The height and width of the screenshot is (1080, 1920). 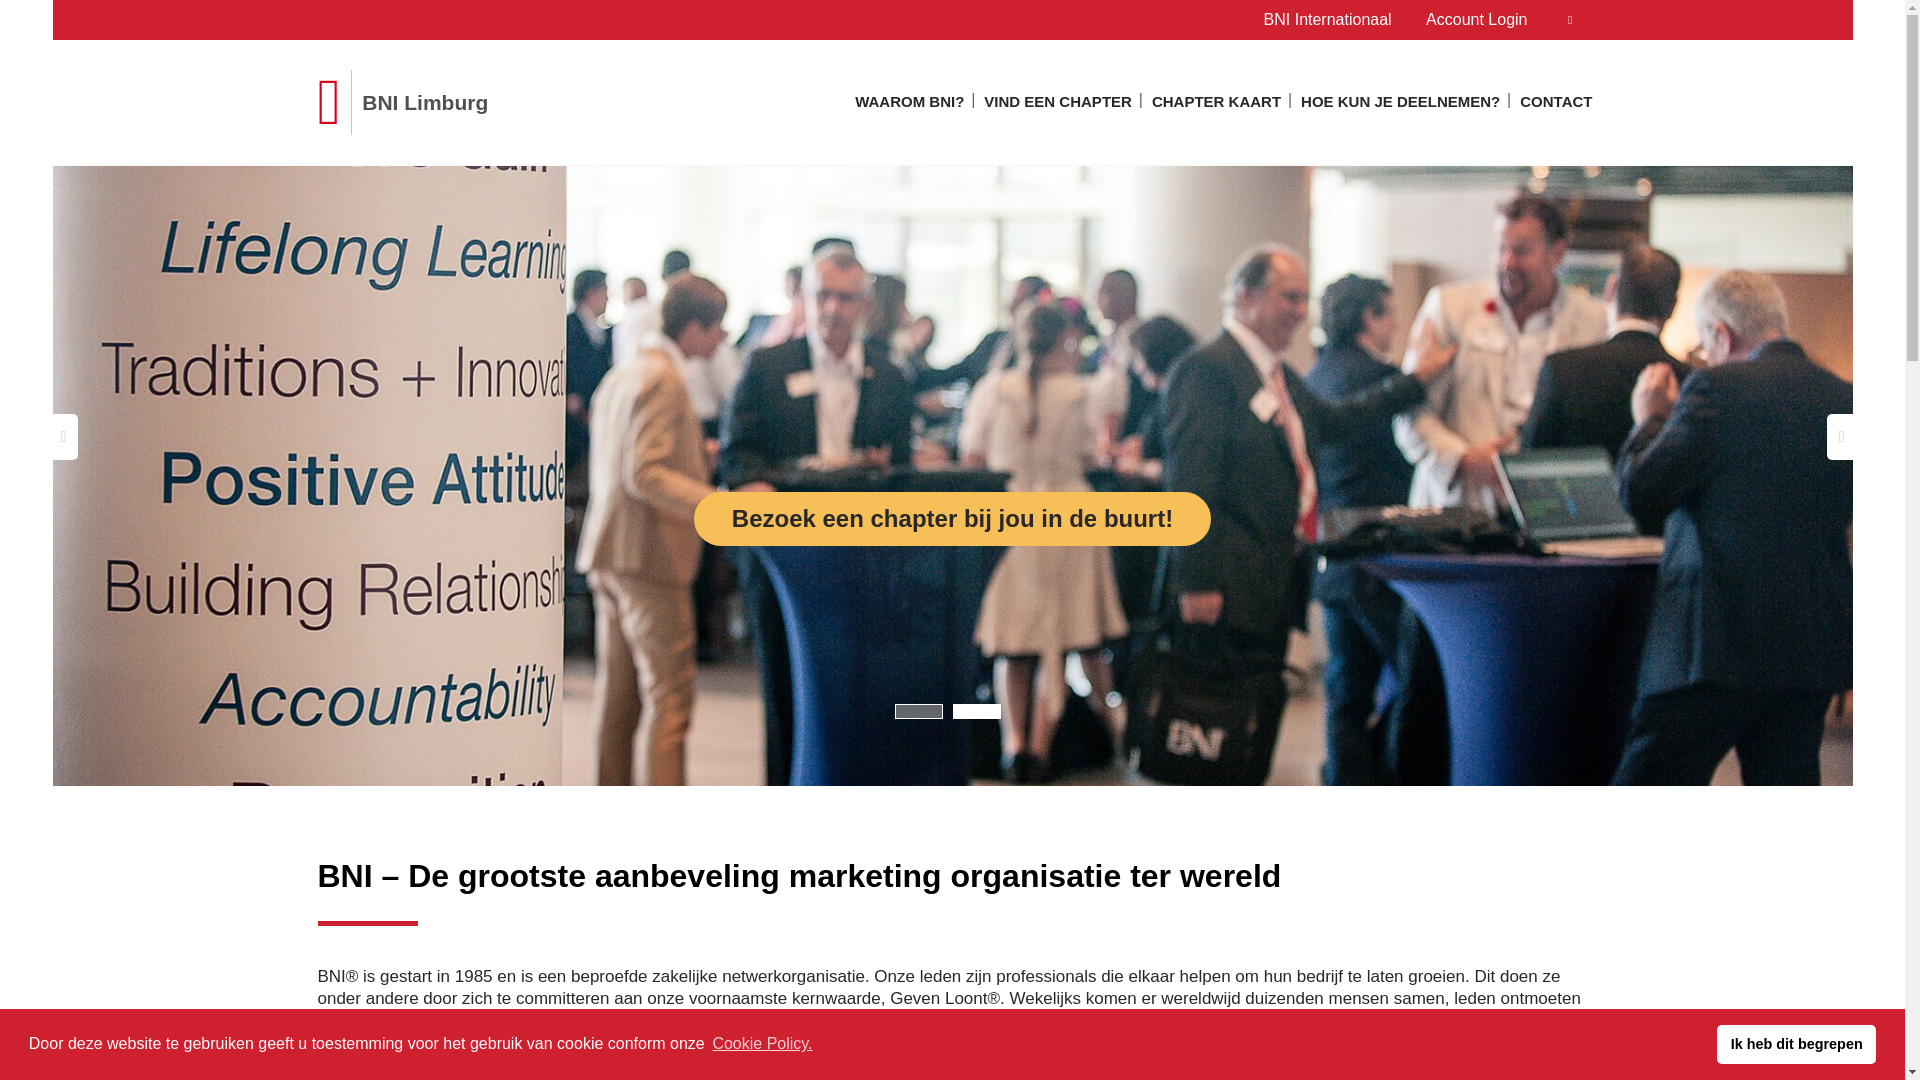 I want to click on 'CONTACT', so click(x=1554, y=107).